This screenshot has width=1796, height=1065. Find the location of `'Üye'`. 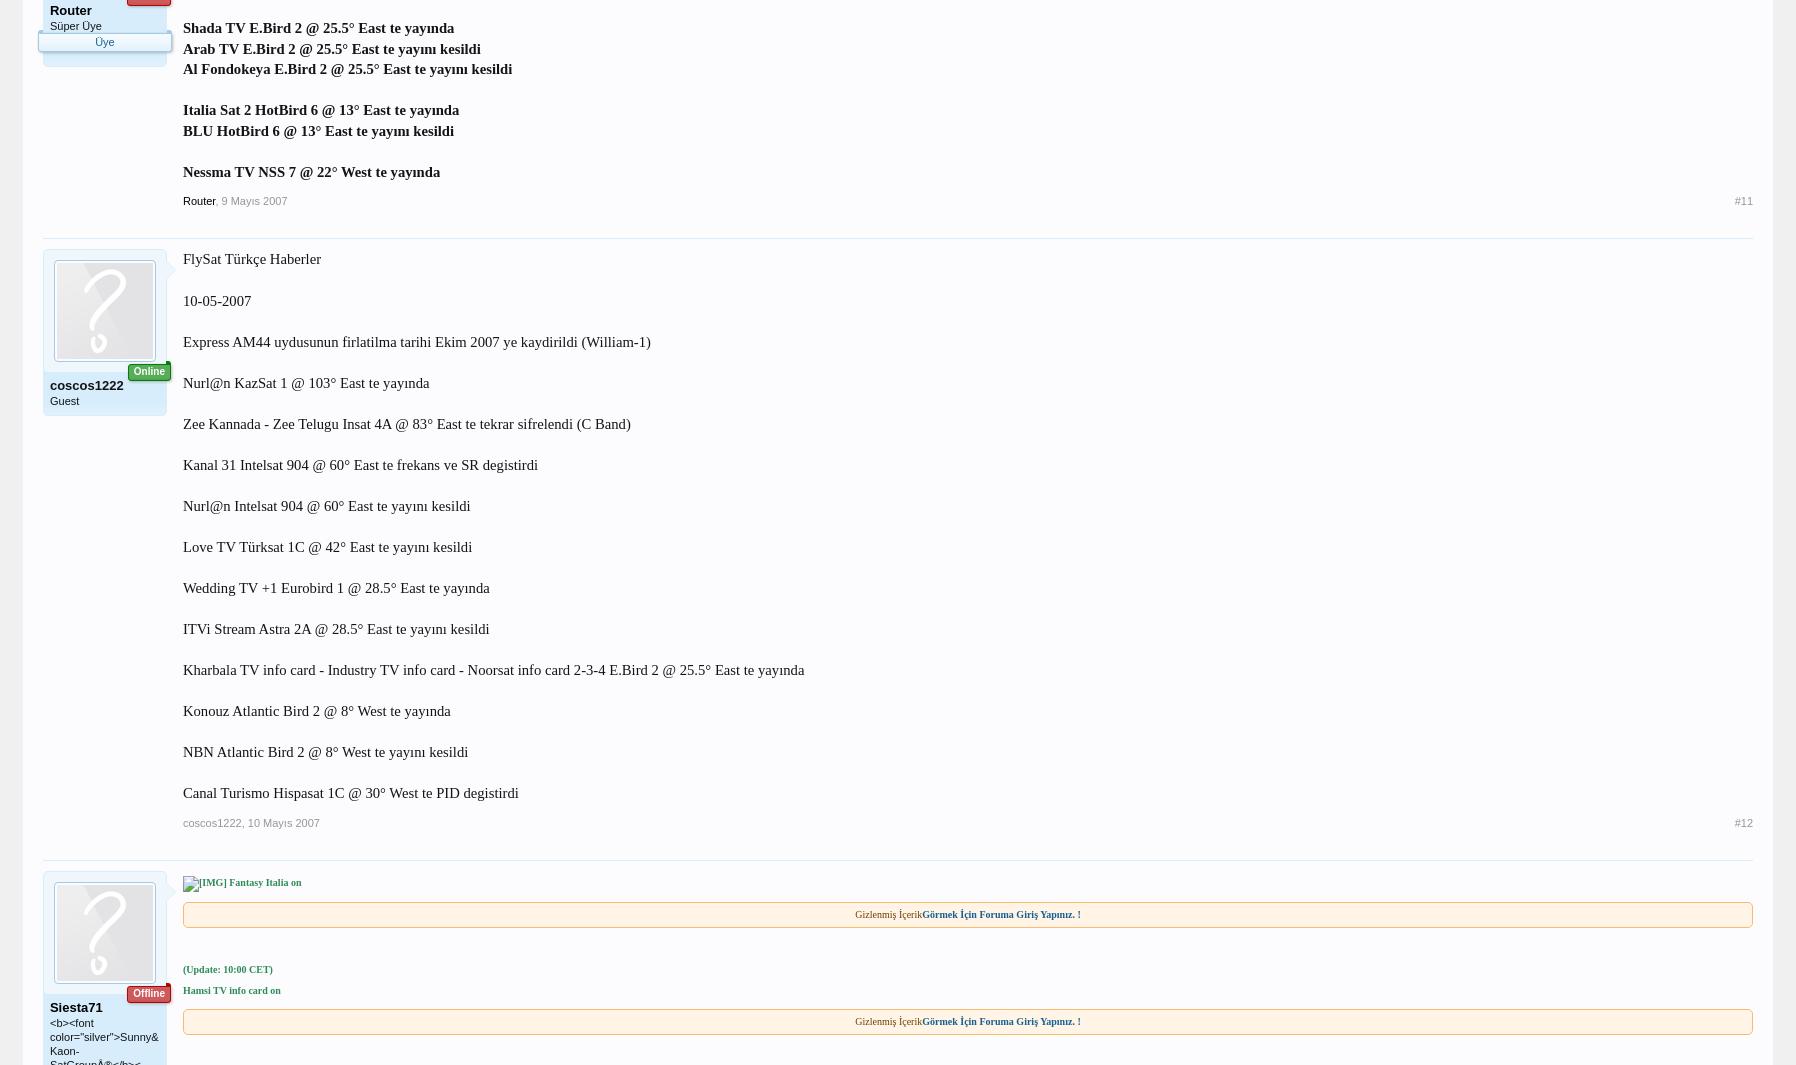

'Üye' is located at coordinates (103, 40).